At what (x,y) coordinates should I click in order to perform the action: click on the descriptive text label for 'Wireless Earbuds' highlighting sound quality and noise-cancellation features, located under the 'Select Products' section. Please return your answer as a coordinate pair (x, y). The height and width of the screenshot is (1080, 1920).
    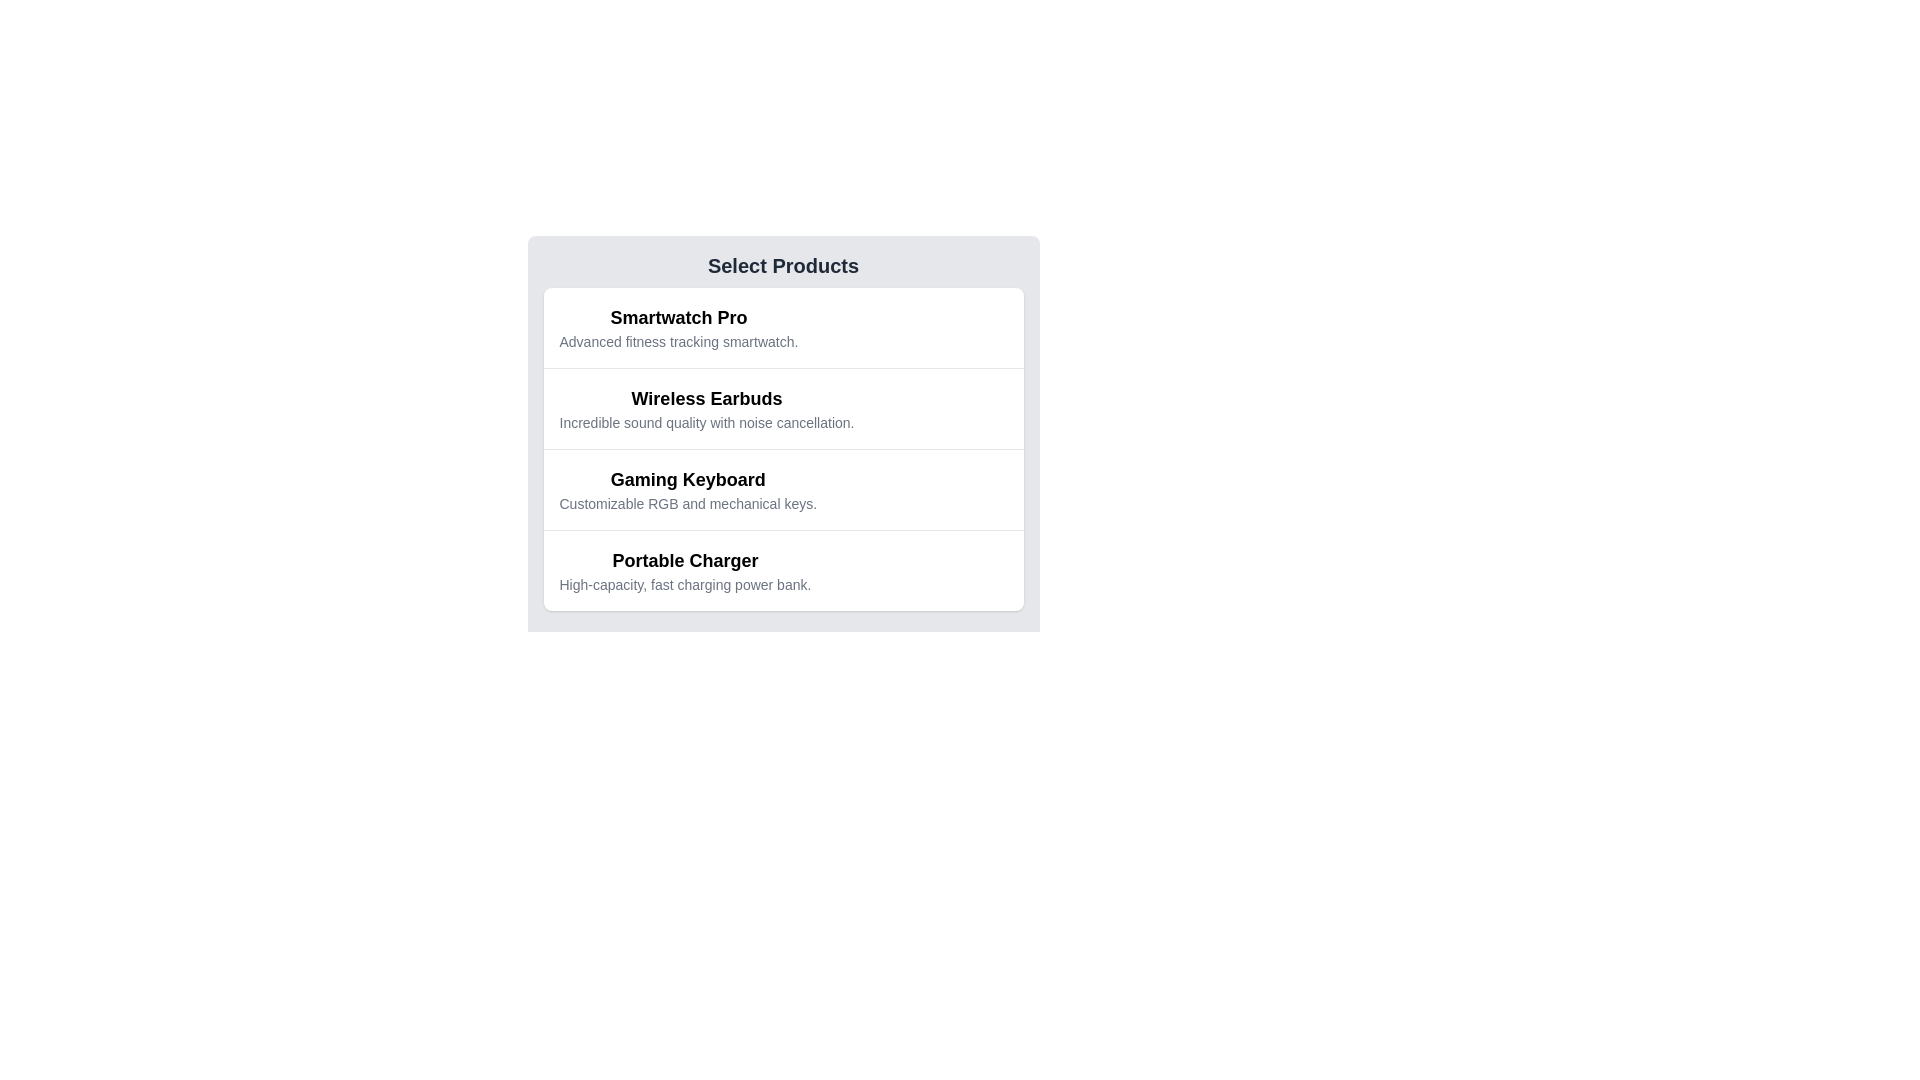
    Looking at the image, I should click on (706, 422).